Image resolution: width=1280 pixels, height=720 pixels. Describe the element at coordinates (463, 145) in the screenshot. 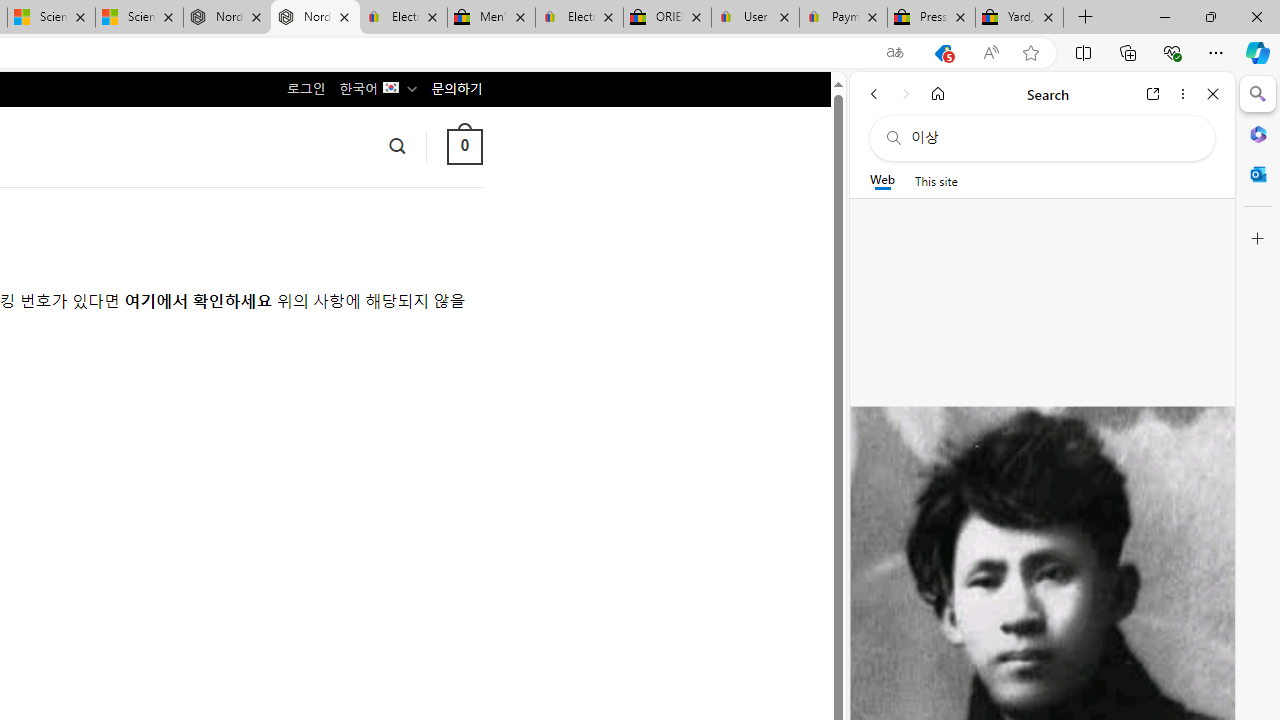

I see `'  0  '` at that location.